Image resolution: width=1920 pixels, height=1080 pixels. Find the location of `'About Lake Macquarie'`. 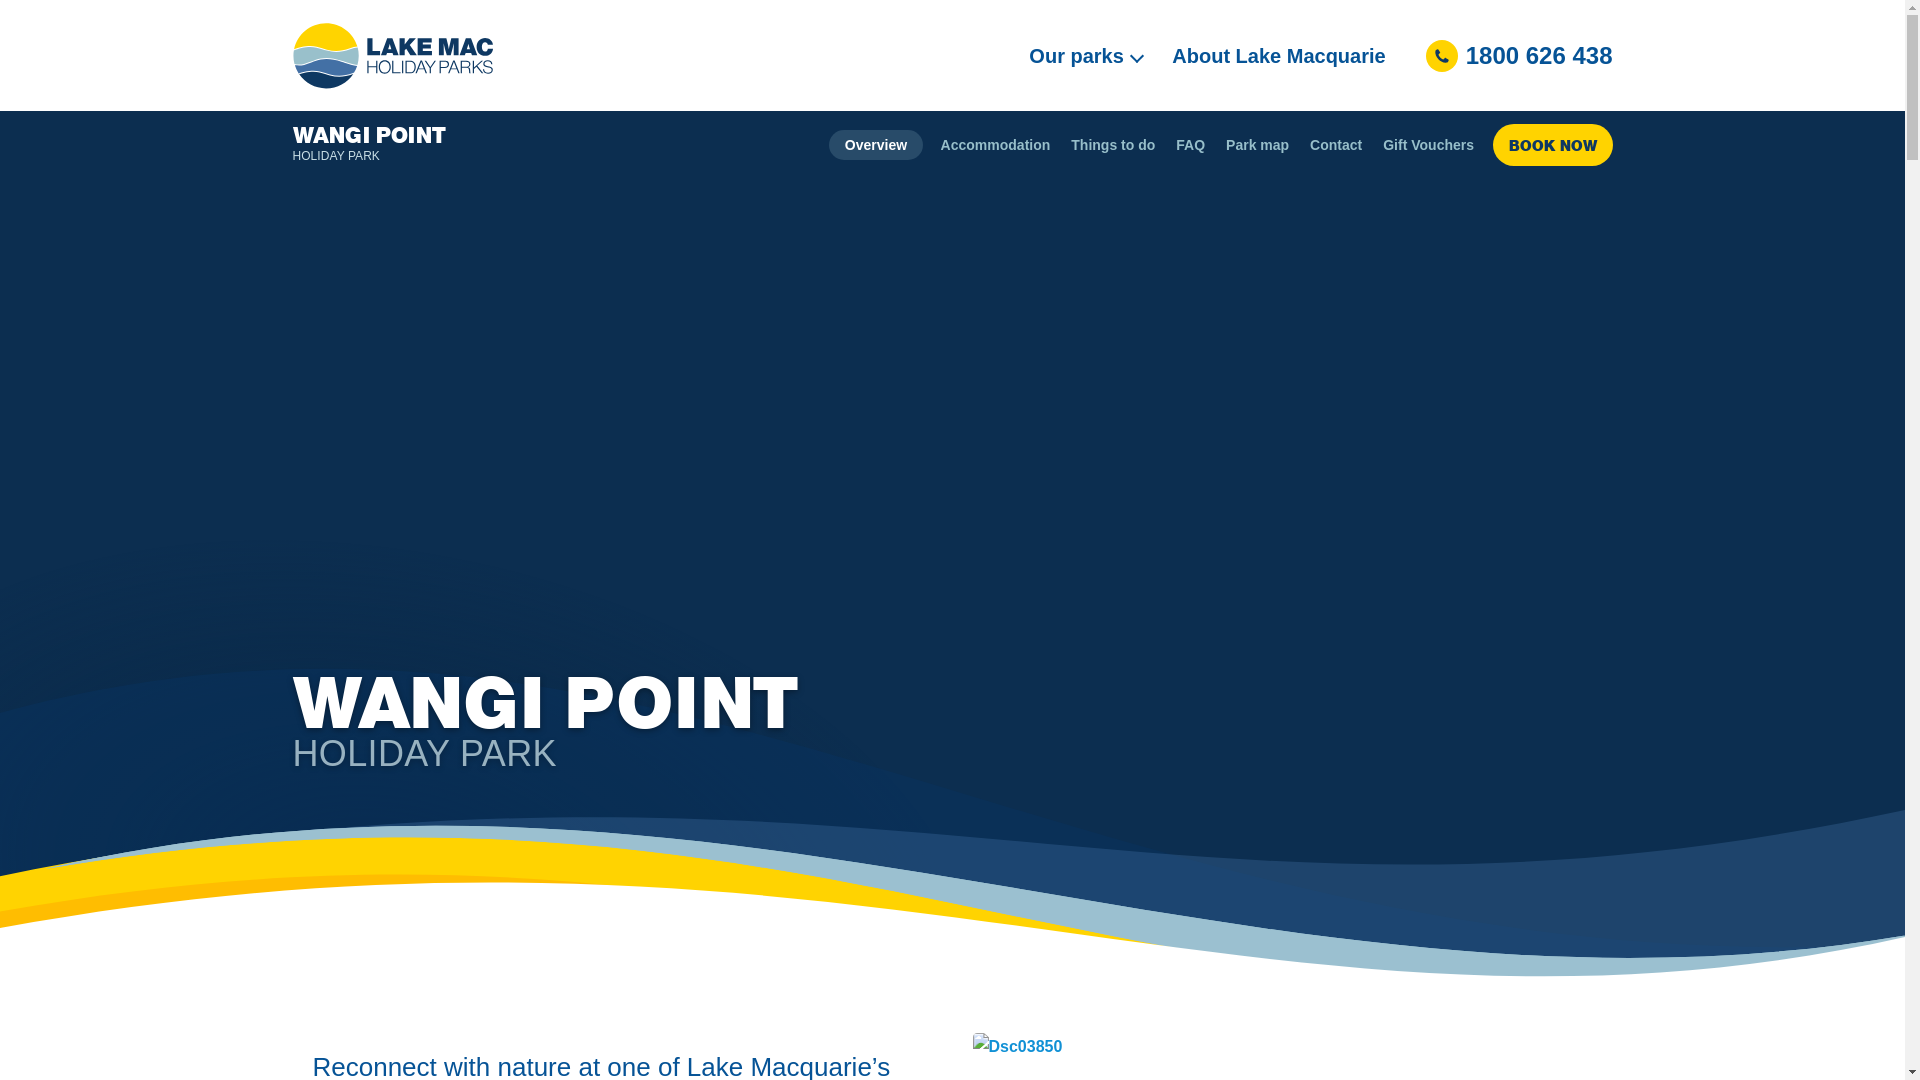

'About Lake Macquarie' is located at coordinates (1277, 53).